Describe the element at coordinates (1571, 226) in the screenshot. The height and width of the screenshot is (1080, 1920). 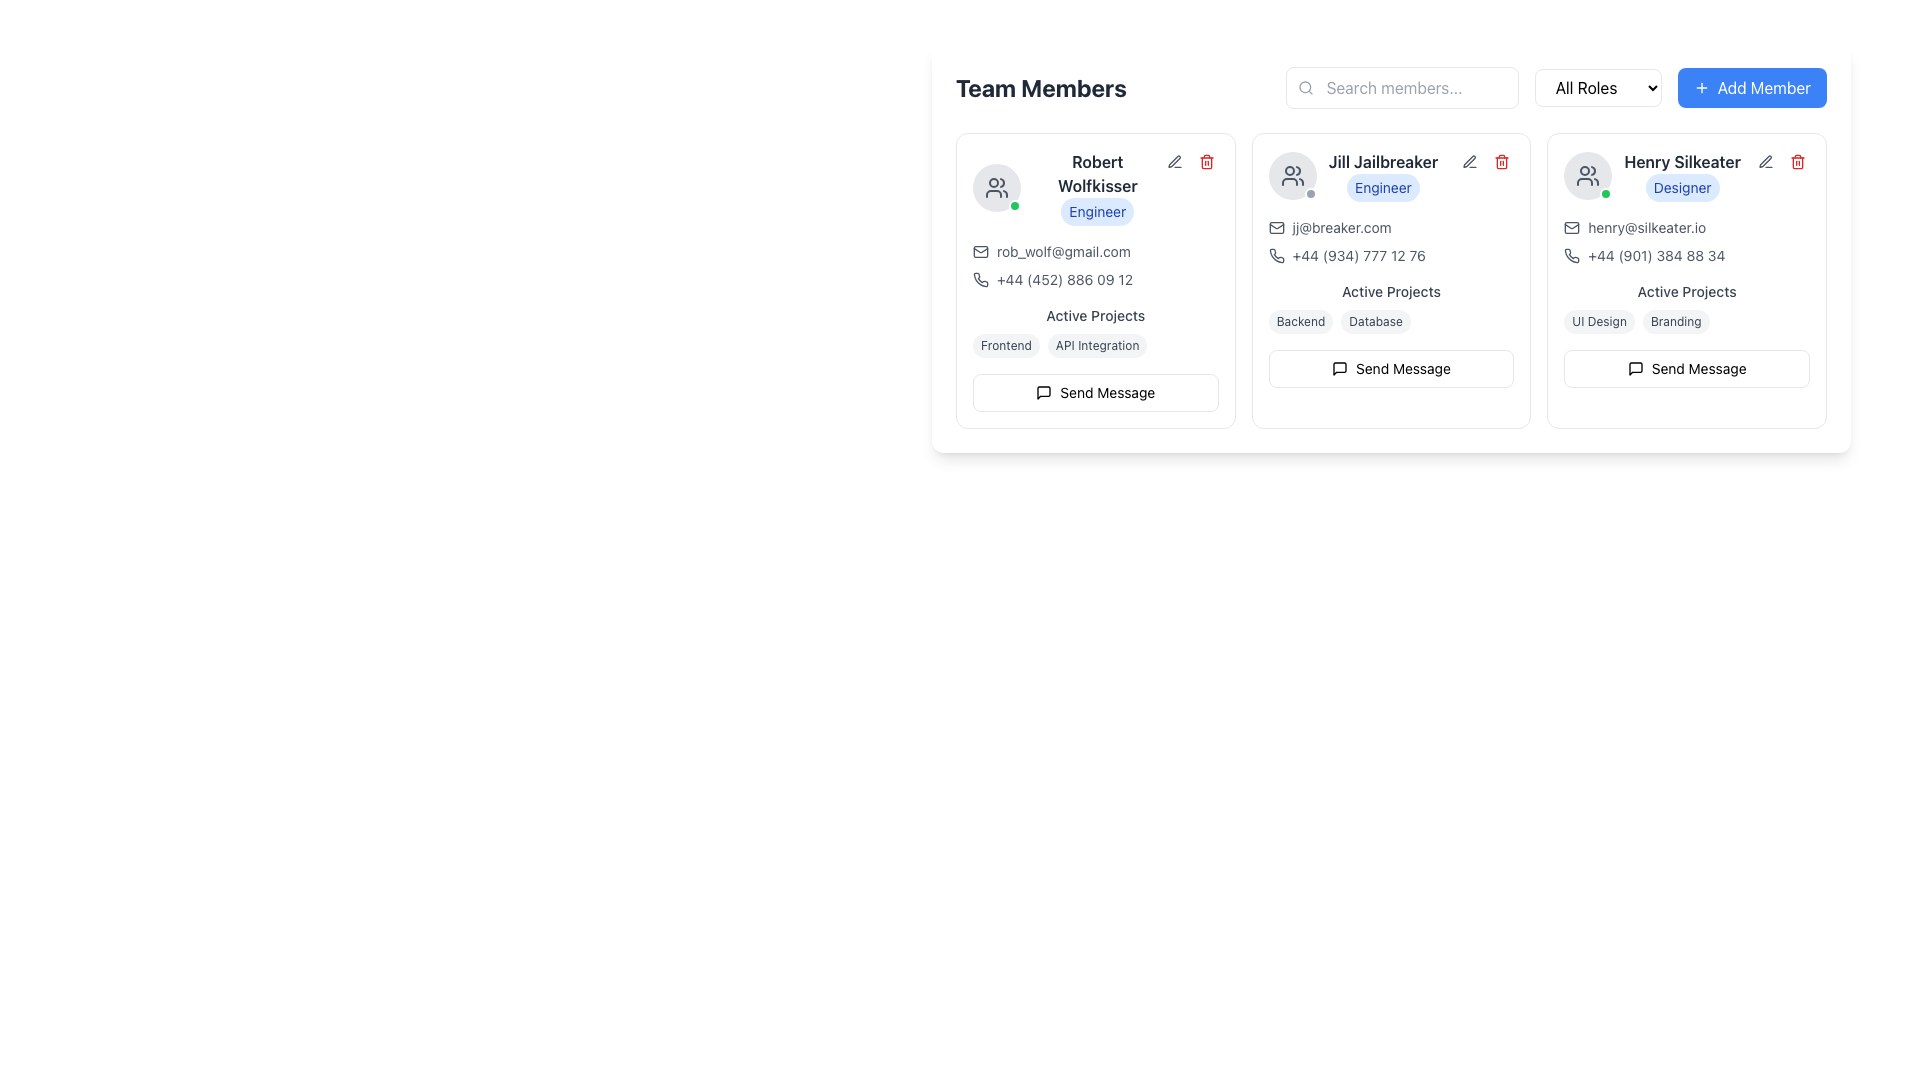
I see `the small envelope icon representing the mail symbol located to the left of the email address 'henry@silkeater.io' in the user profile section labeled 'Henry Silkeater'` at that location.